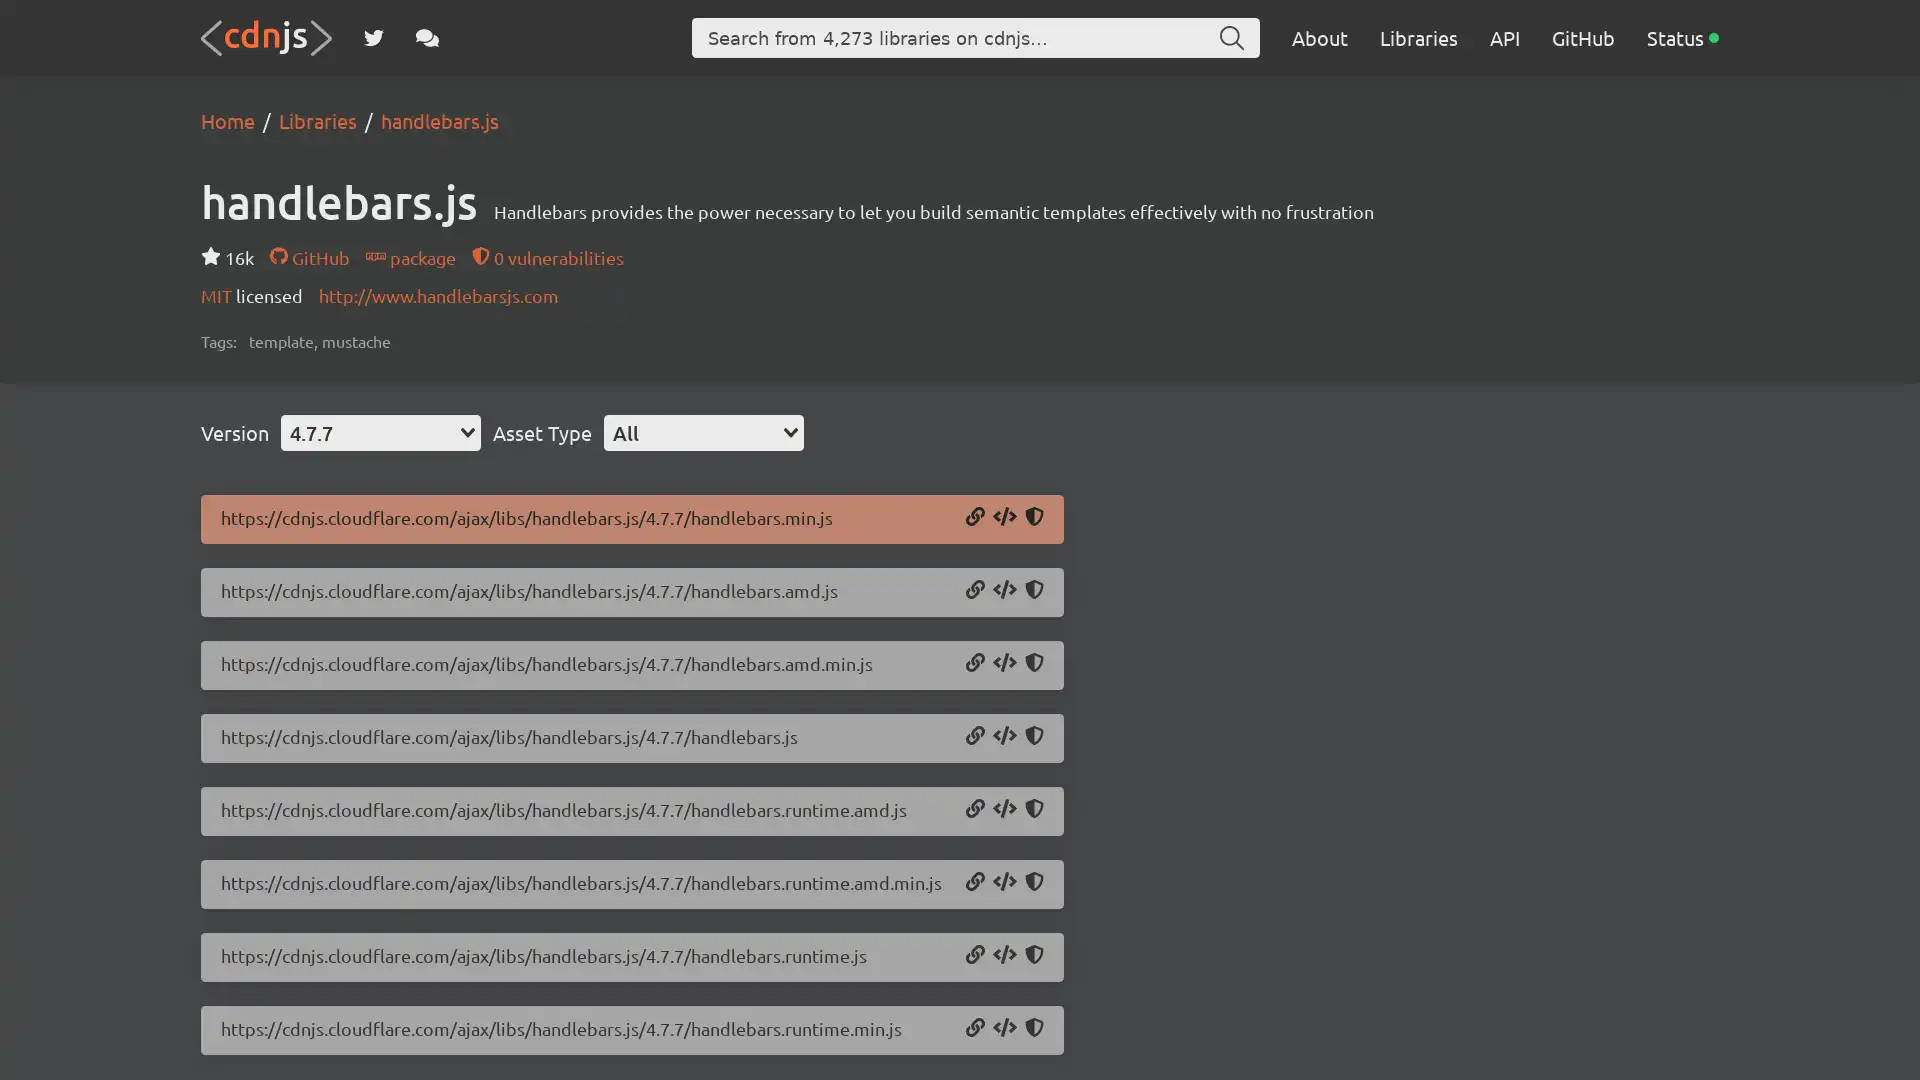 This screenshot has width=1920, height=1080. Describe the element at coordinates (1004, 955) in the screenshot. I see `Copy Script Tag` at that location.